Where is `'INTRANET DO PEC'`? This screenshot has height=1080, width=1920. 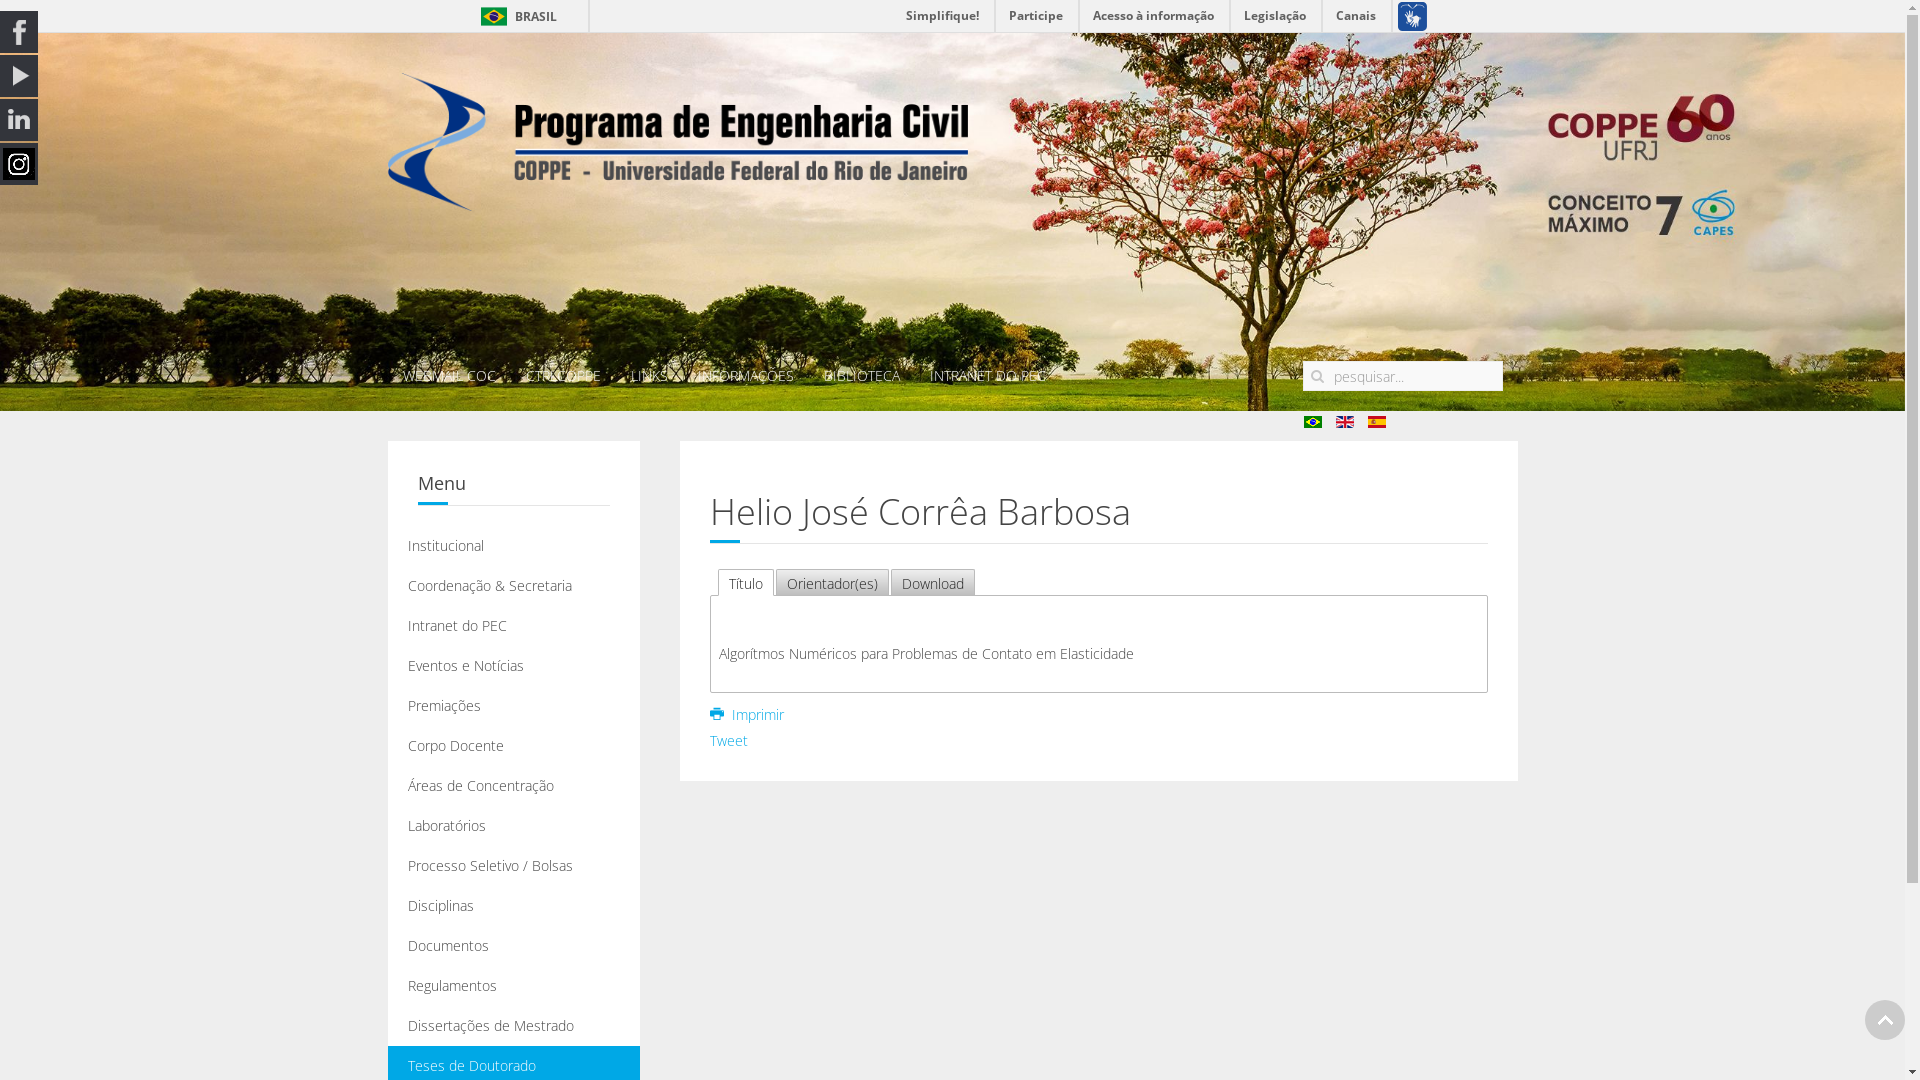
'INTRANET DO PEC' is located at coordinates (912, 375).